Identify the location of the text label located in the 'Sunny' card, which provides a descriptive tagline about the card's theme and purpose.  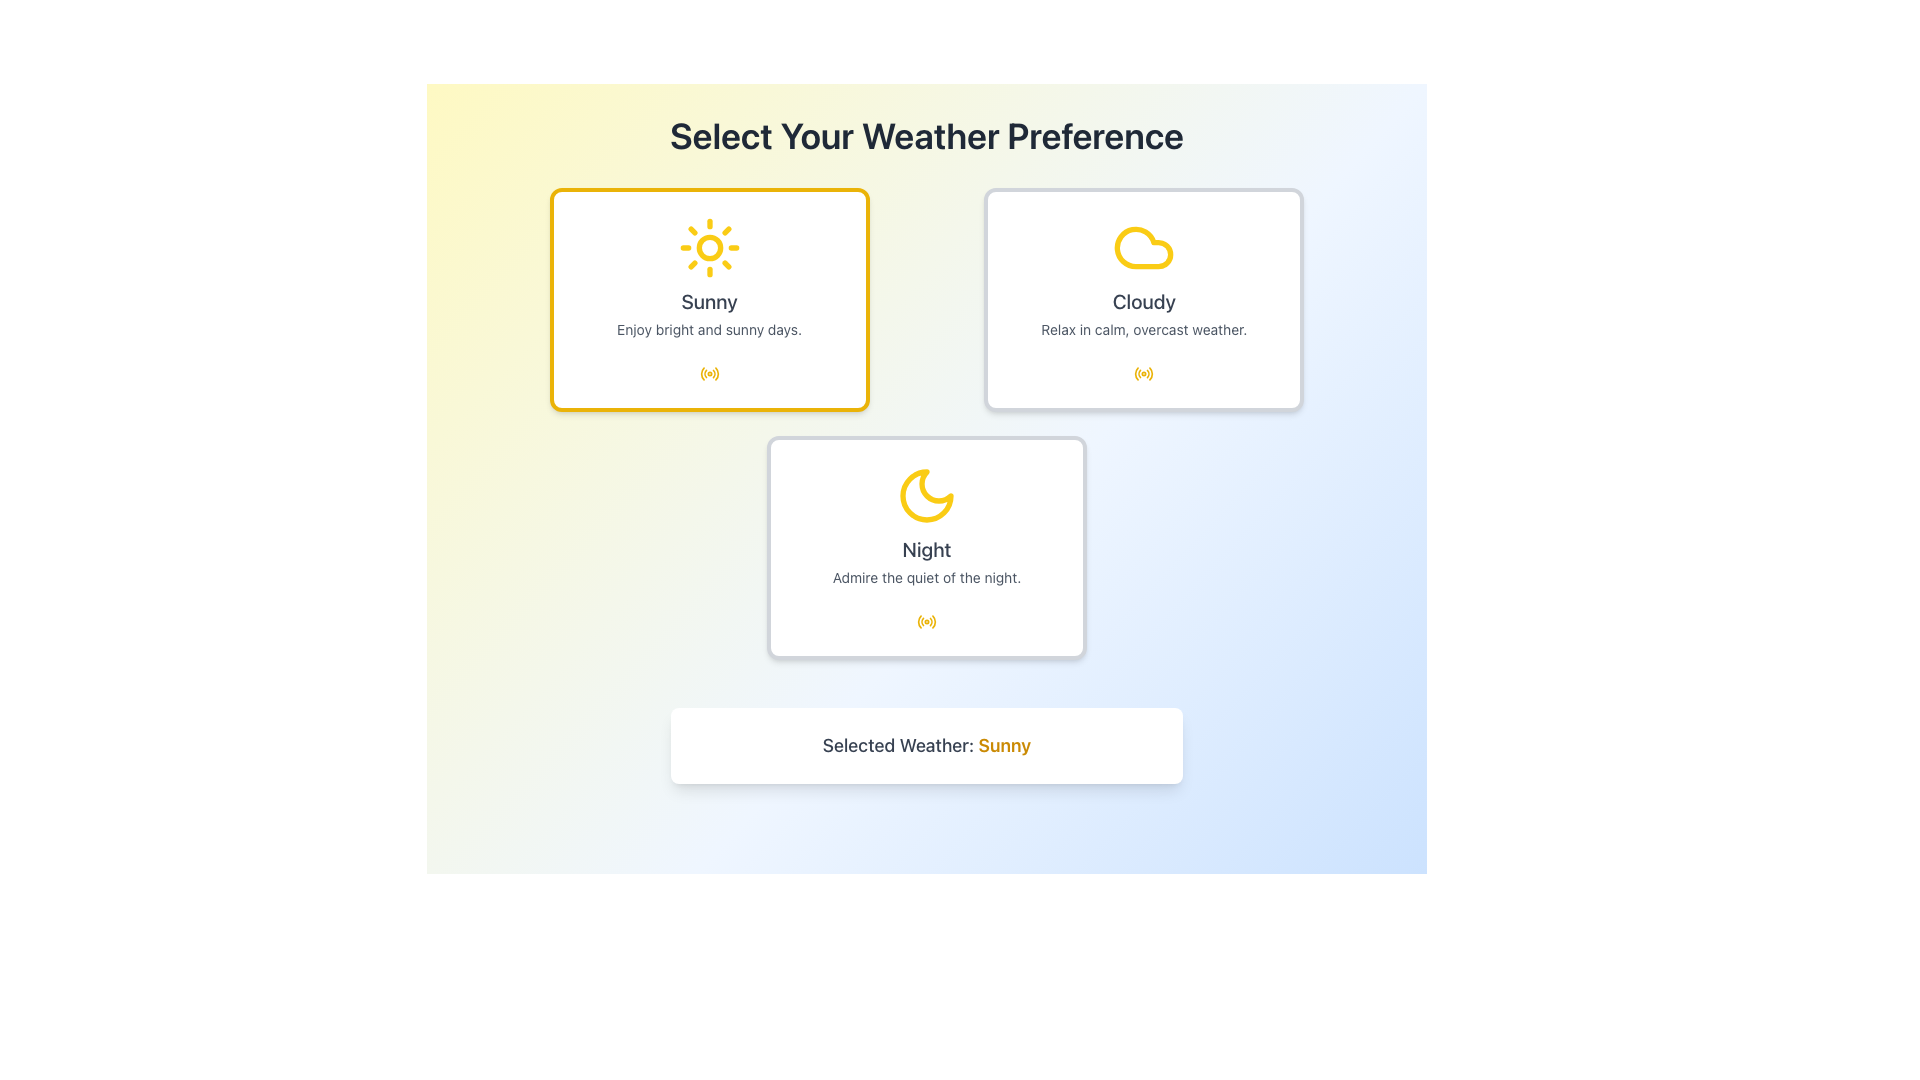
(709, 329).